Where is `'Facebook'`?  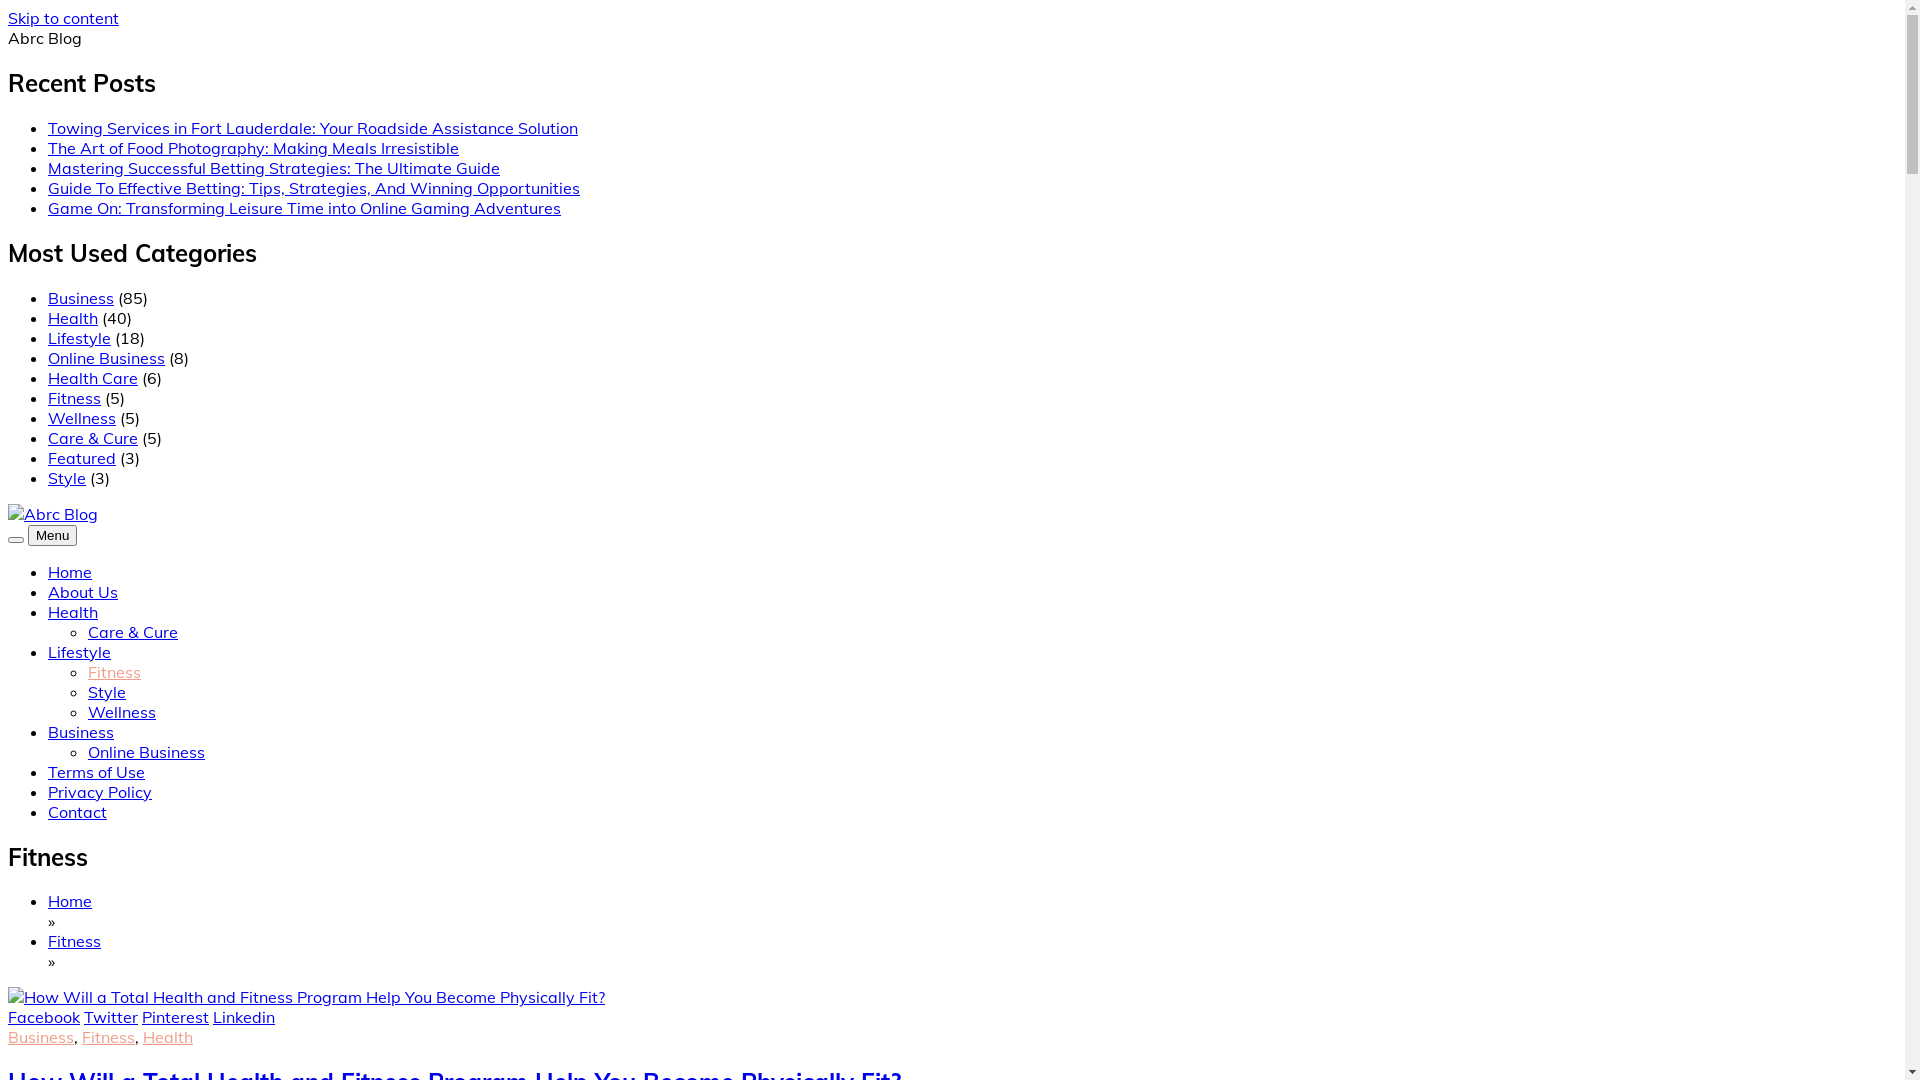
'Facebook' is located at coordinates (43, 1017).